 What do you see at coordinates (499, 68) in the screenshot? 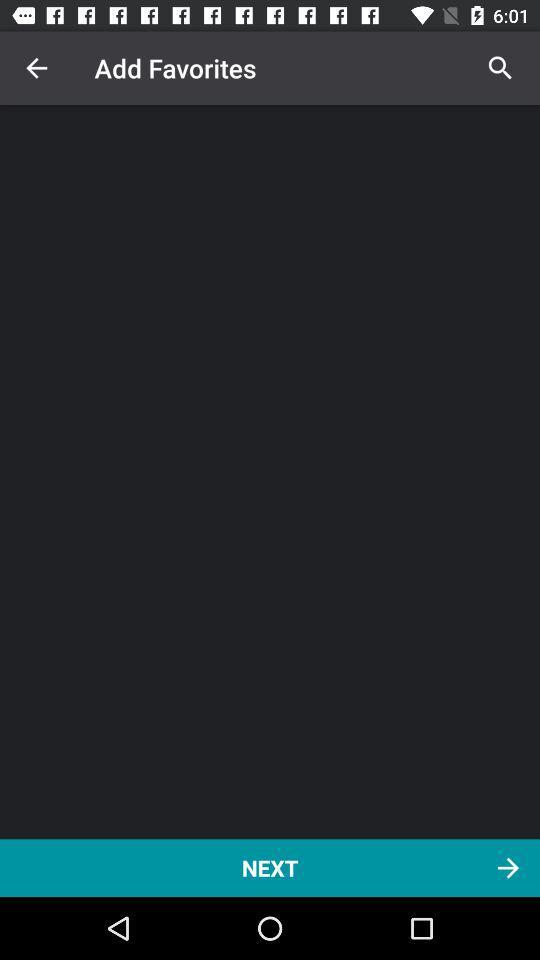
I see `icon above the next` at bounding box center [499, 68].